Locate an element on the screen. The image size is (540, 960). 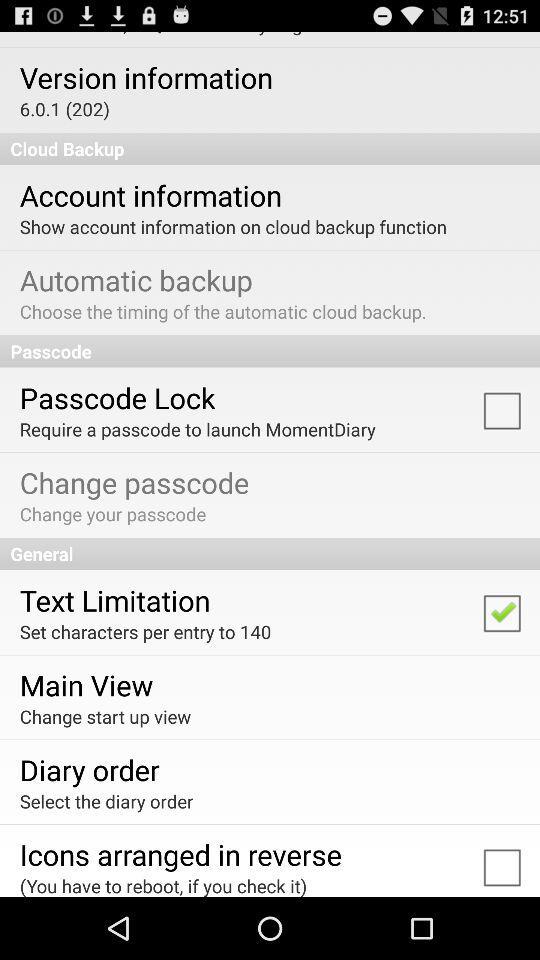
text limitation app is located at coordinates (115, 600).